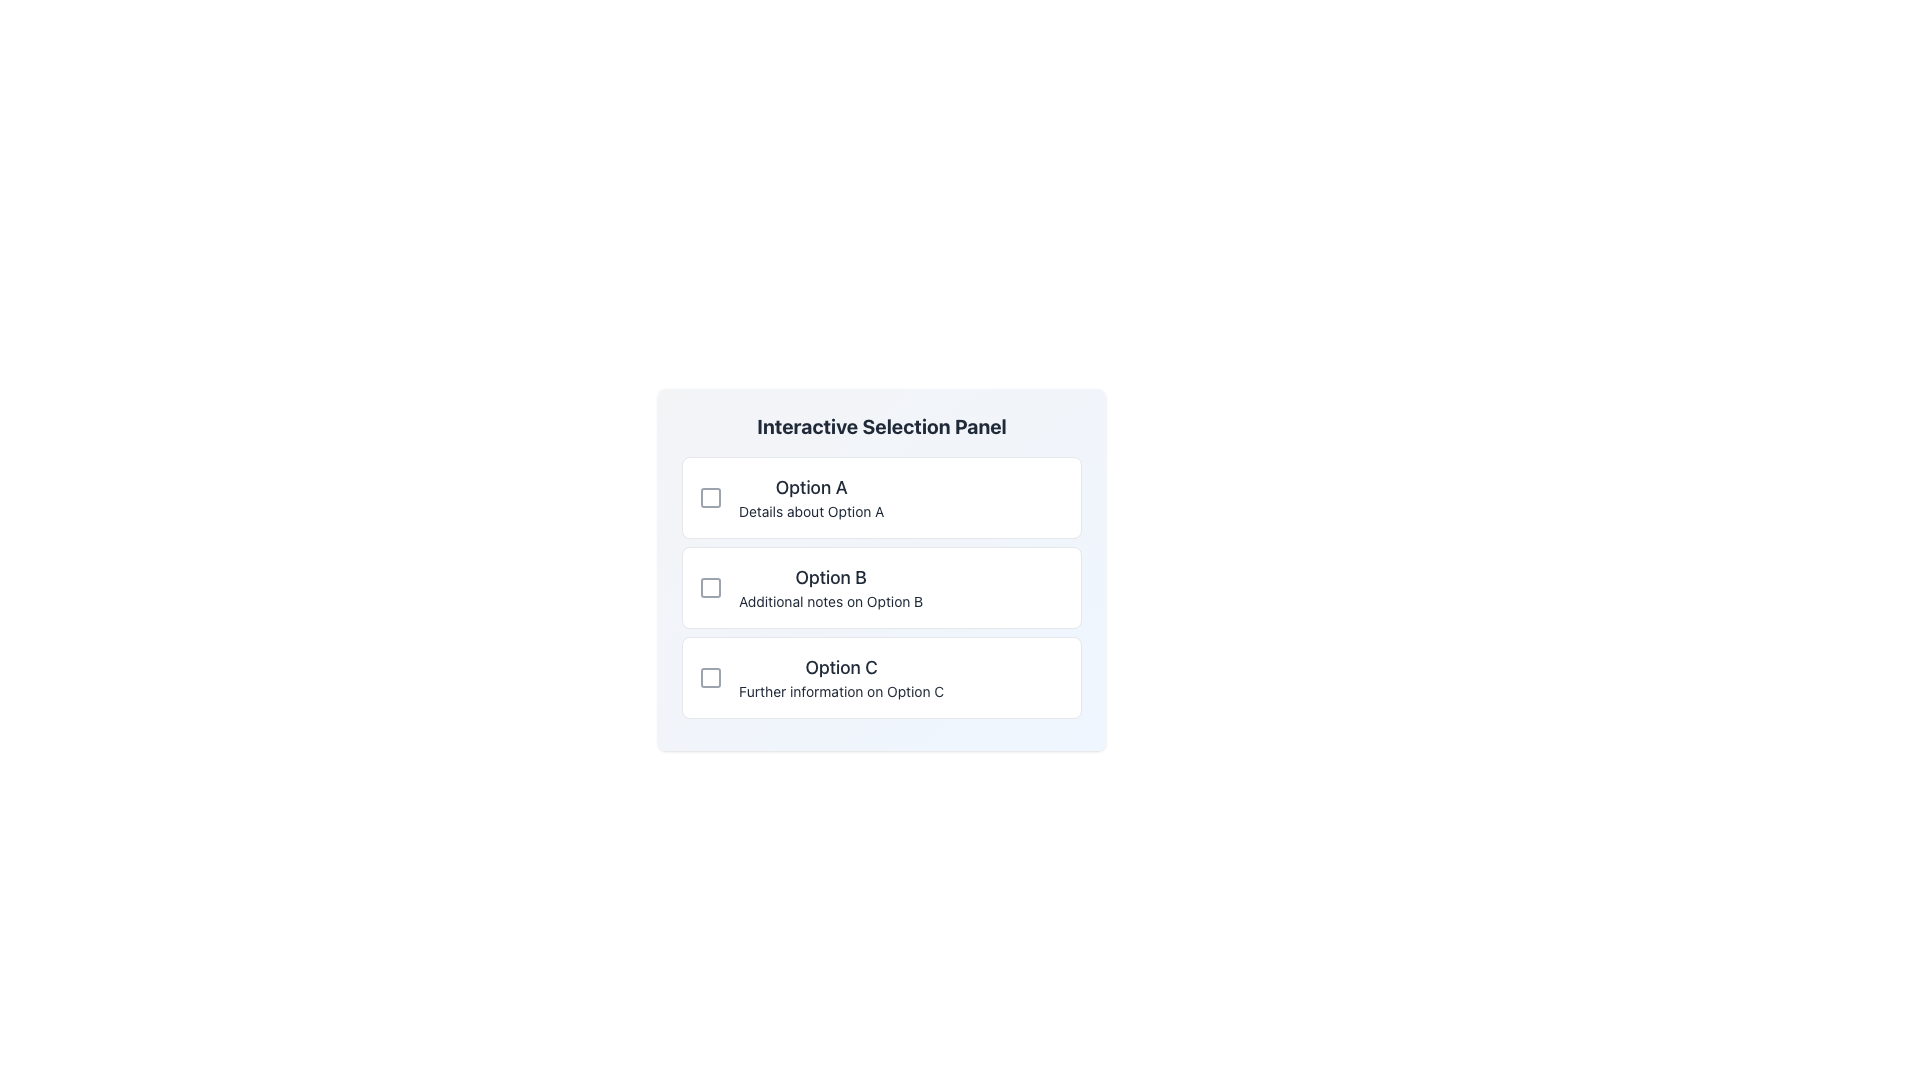 The image size is (1920, 1080). What do you see at coordinates (710, 677) in the screenshot?
I see `the Checkbox element next to the labeled text 'Option C' to enable keyboard interaction` at bounding box center [710, 677].